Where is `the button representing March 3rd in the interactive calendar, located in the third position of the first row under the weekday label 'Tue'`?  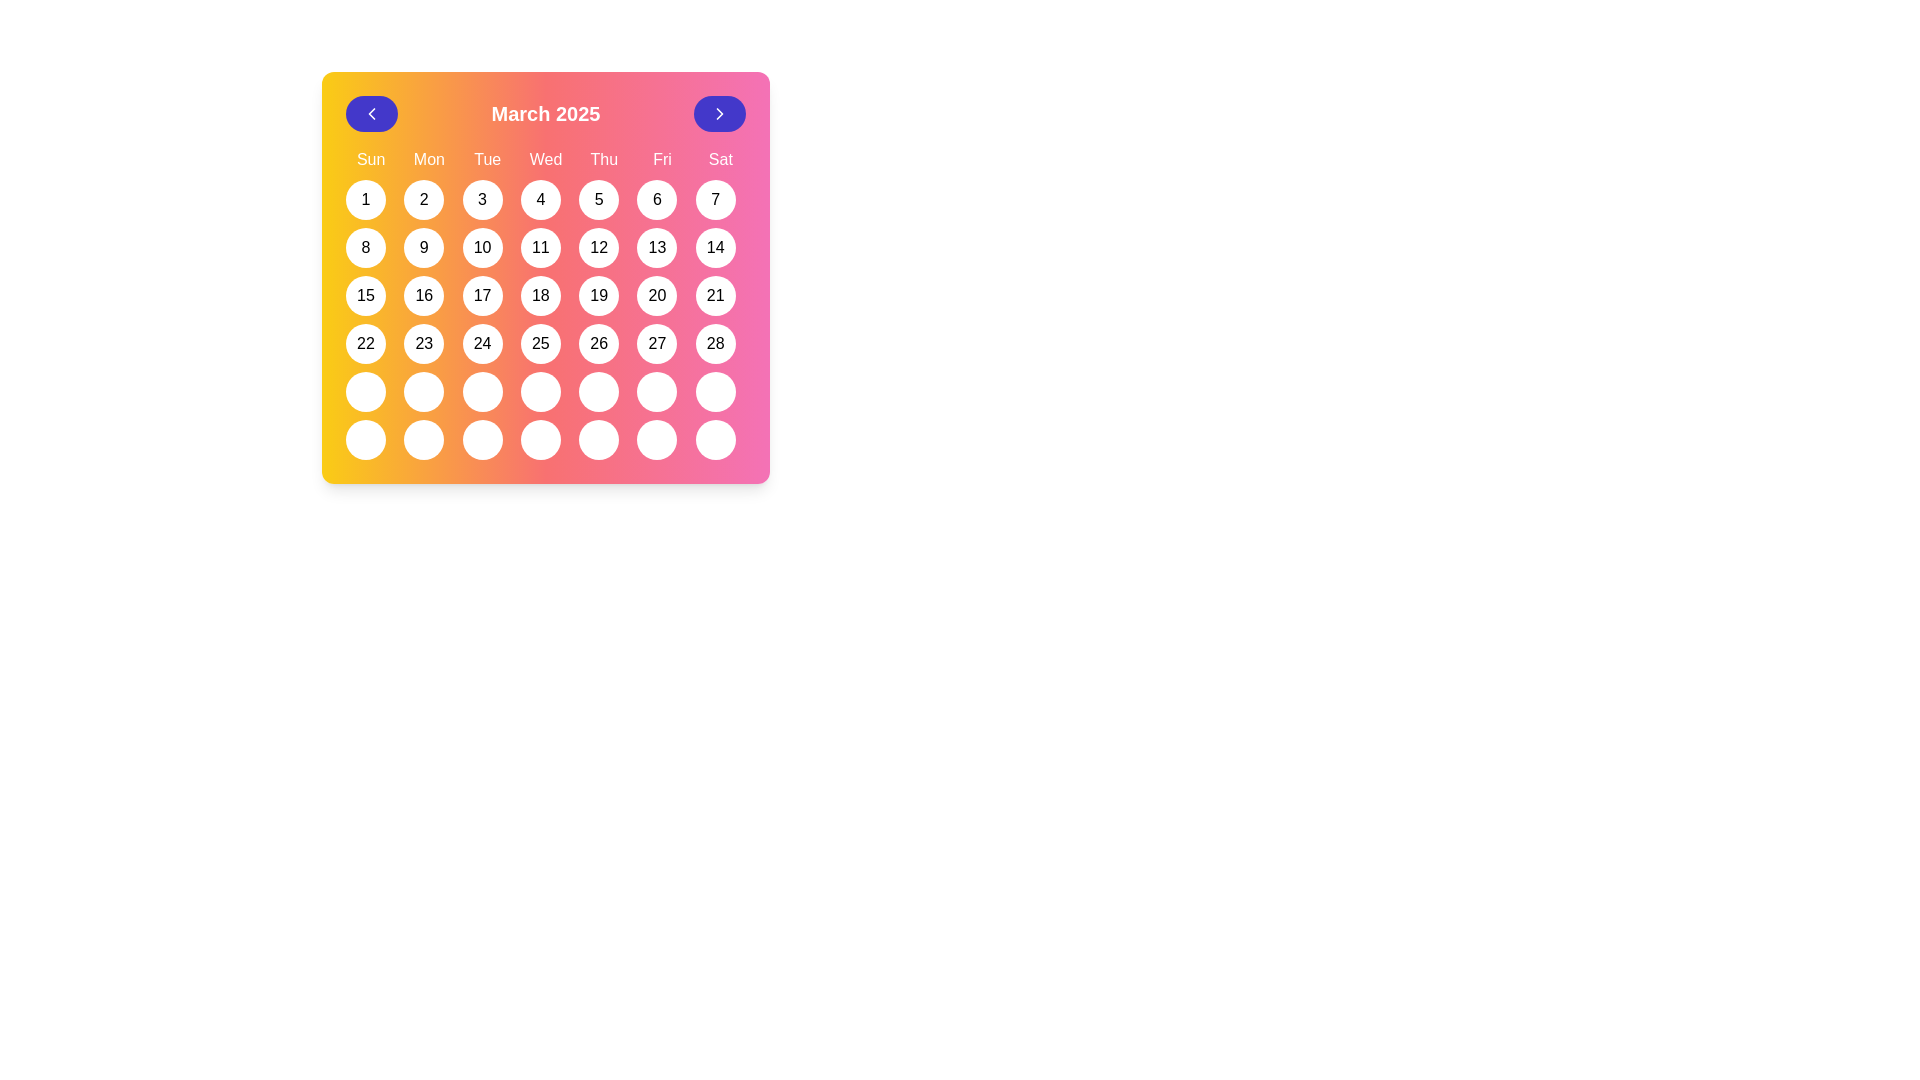 the button representing March 3rd in the interactive calendar, located in the third position of the first row under the weekday label 'Tue' is located at coordinates (482, 200).